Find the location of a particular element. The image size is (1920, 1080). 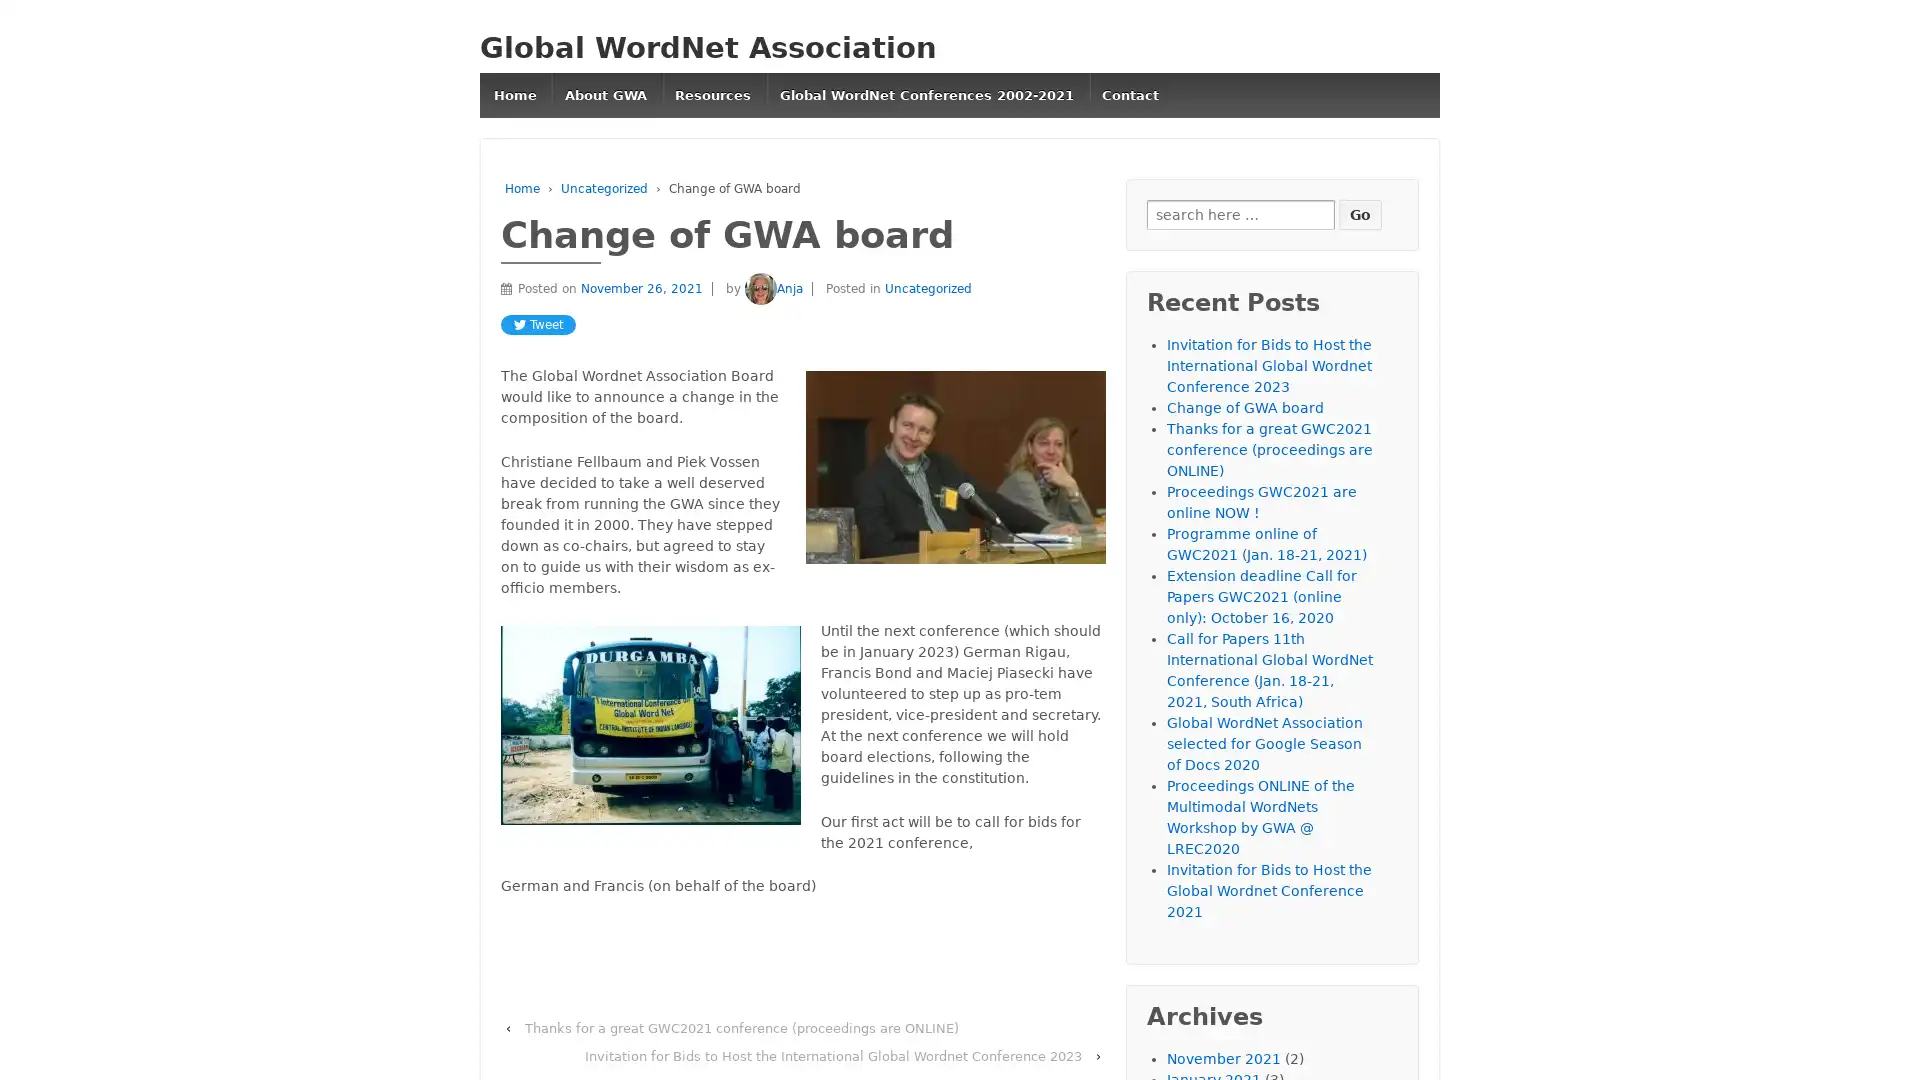

Go is located at coordinates (1360, 213).